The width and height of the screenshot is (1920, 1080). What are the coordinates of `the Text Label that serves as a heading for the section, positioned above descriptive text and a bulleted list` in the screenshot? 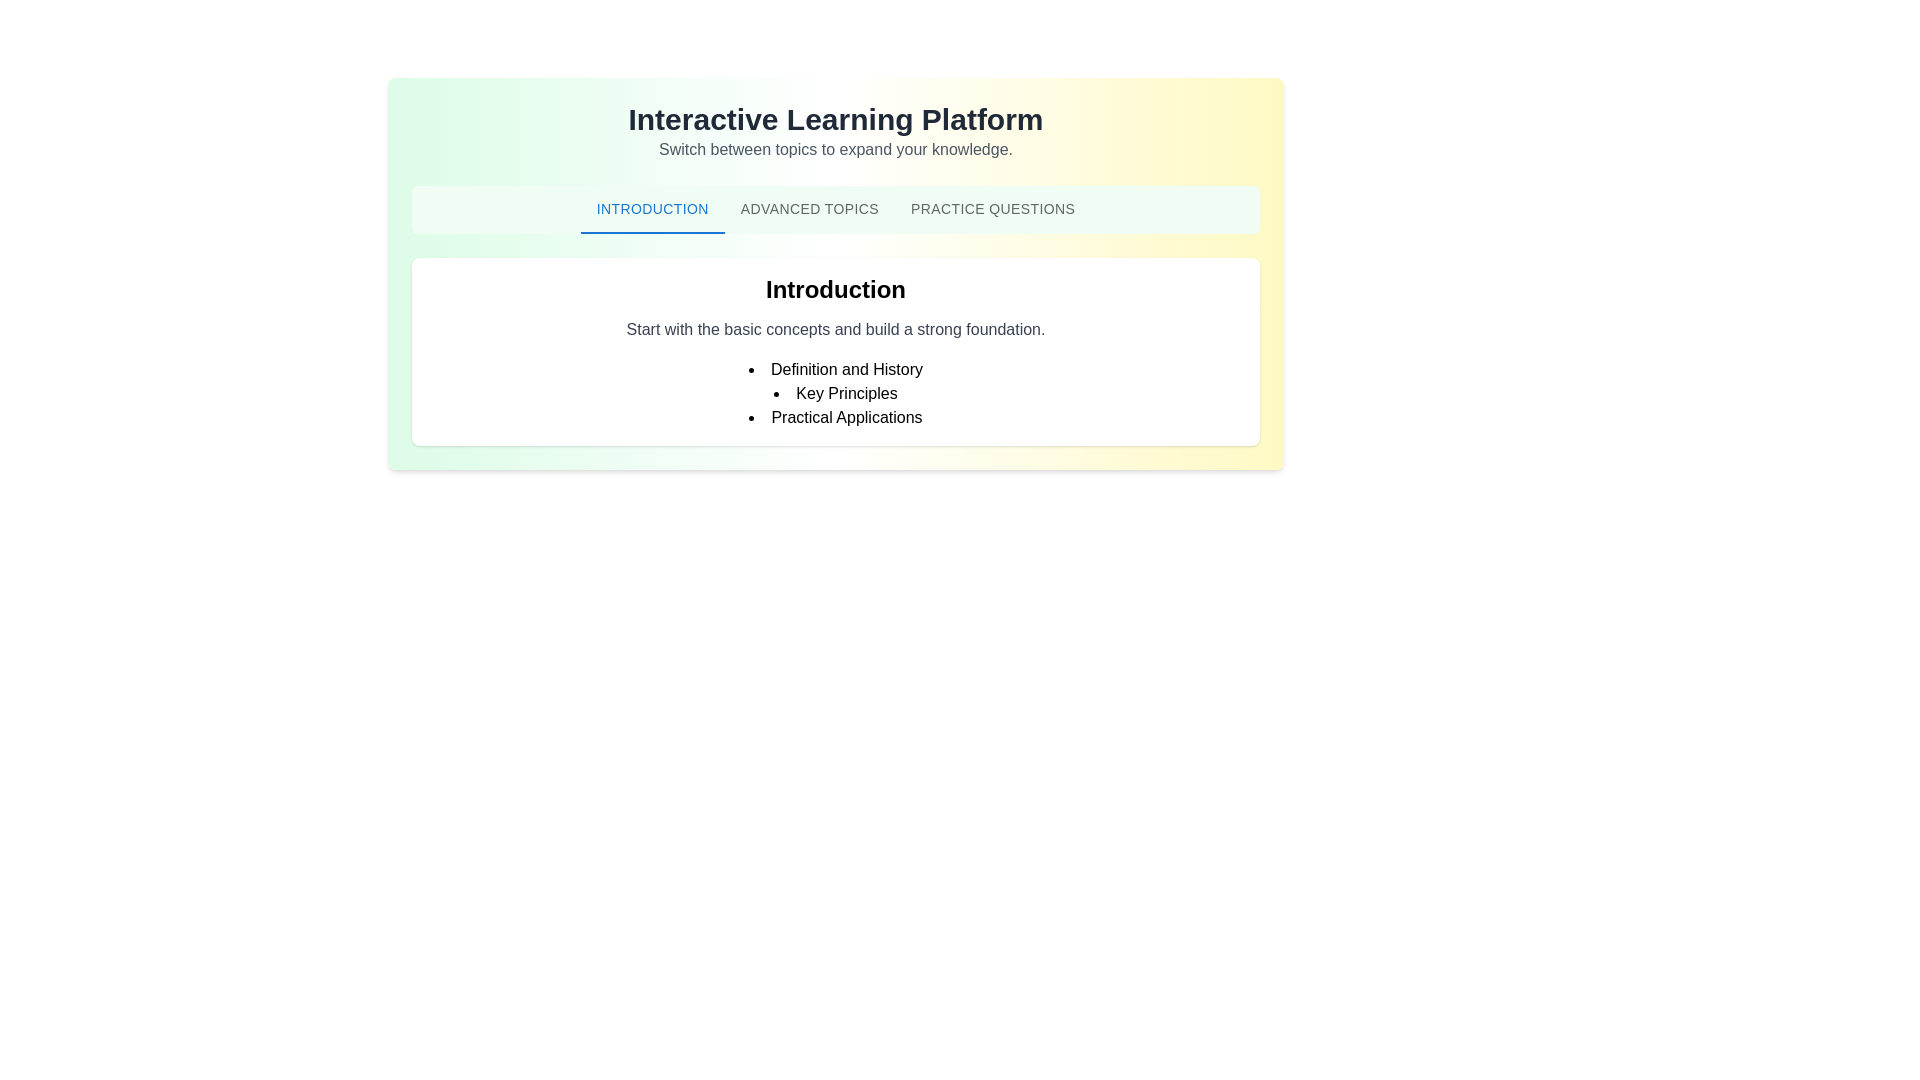 It's located at (835, 289).